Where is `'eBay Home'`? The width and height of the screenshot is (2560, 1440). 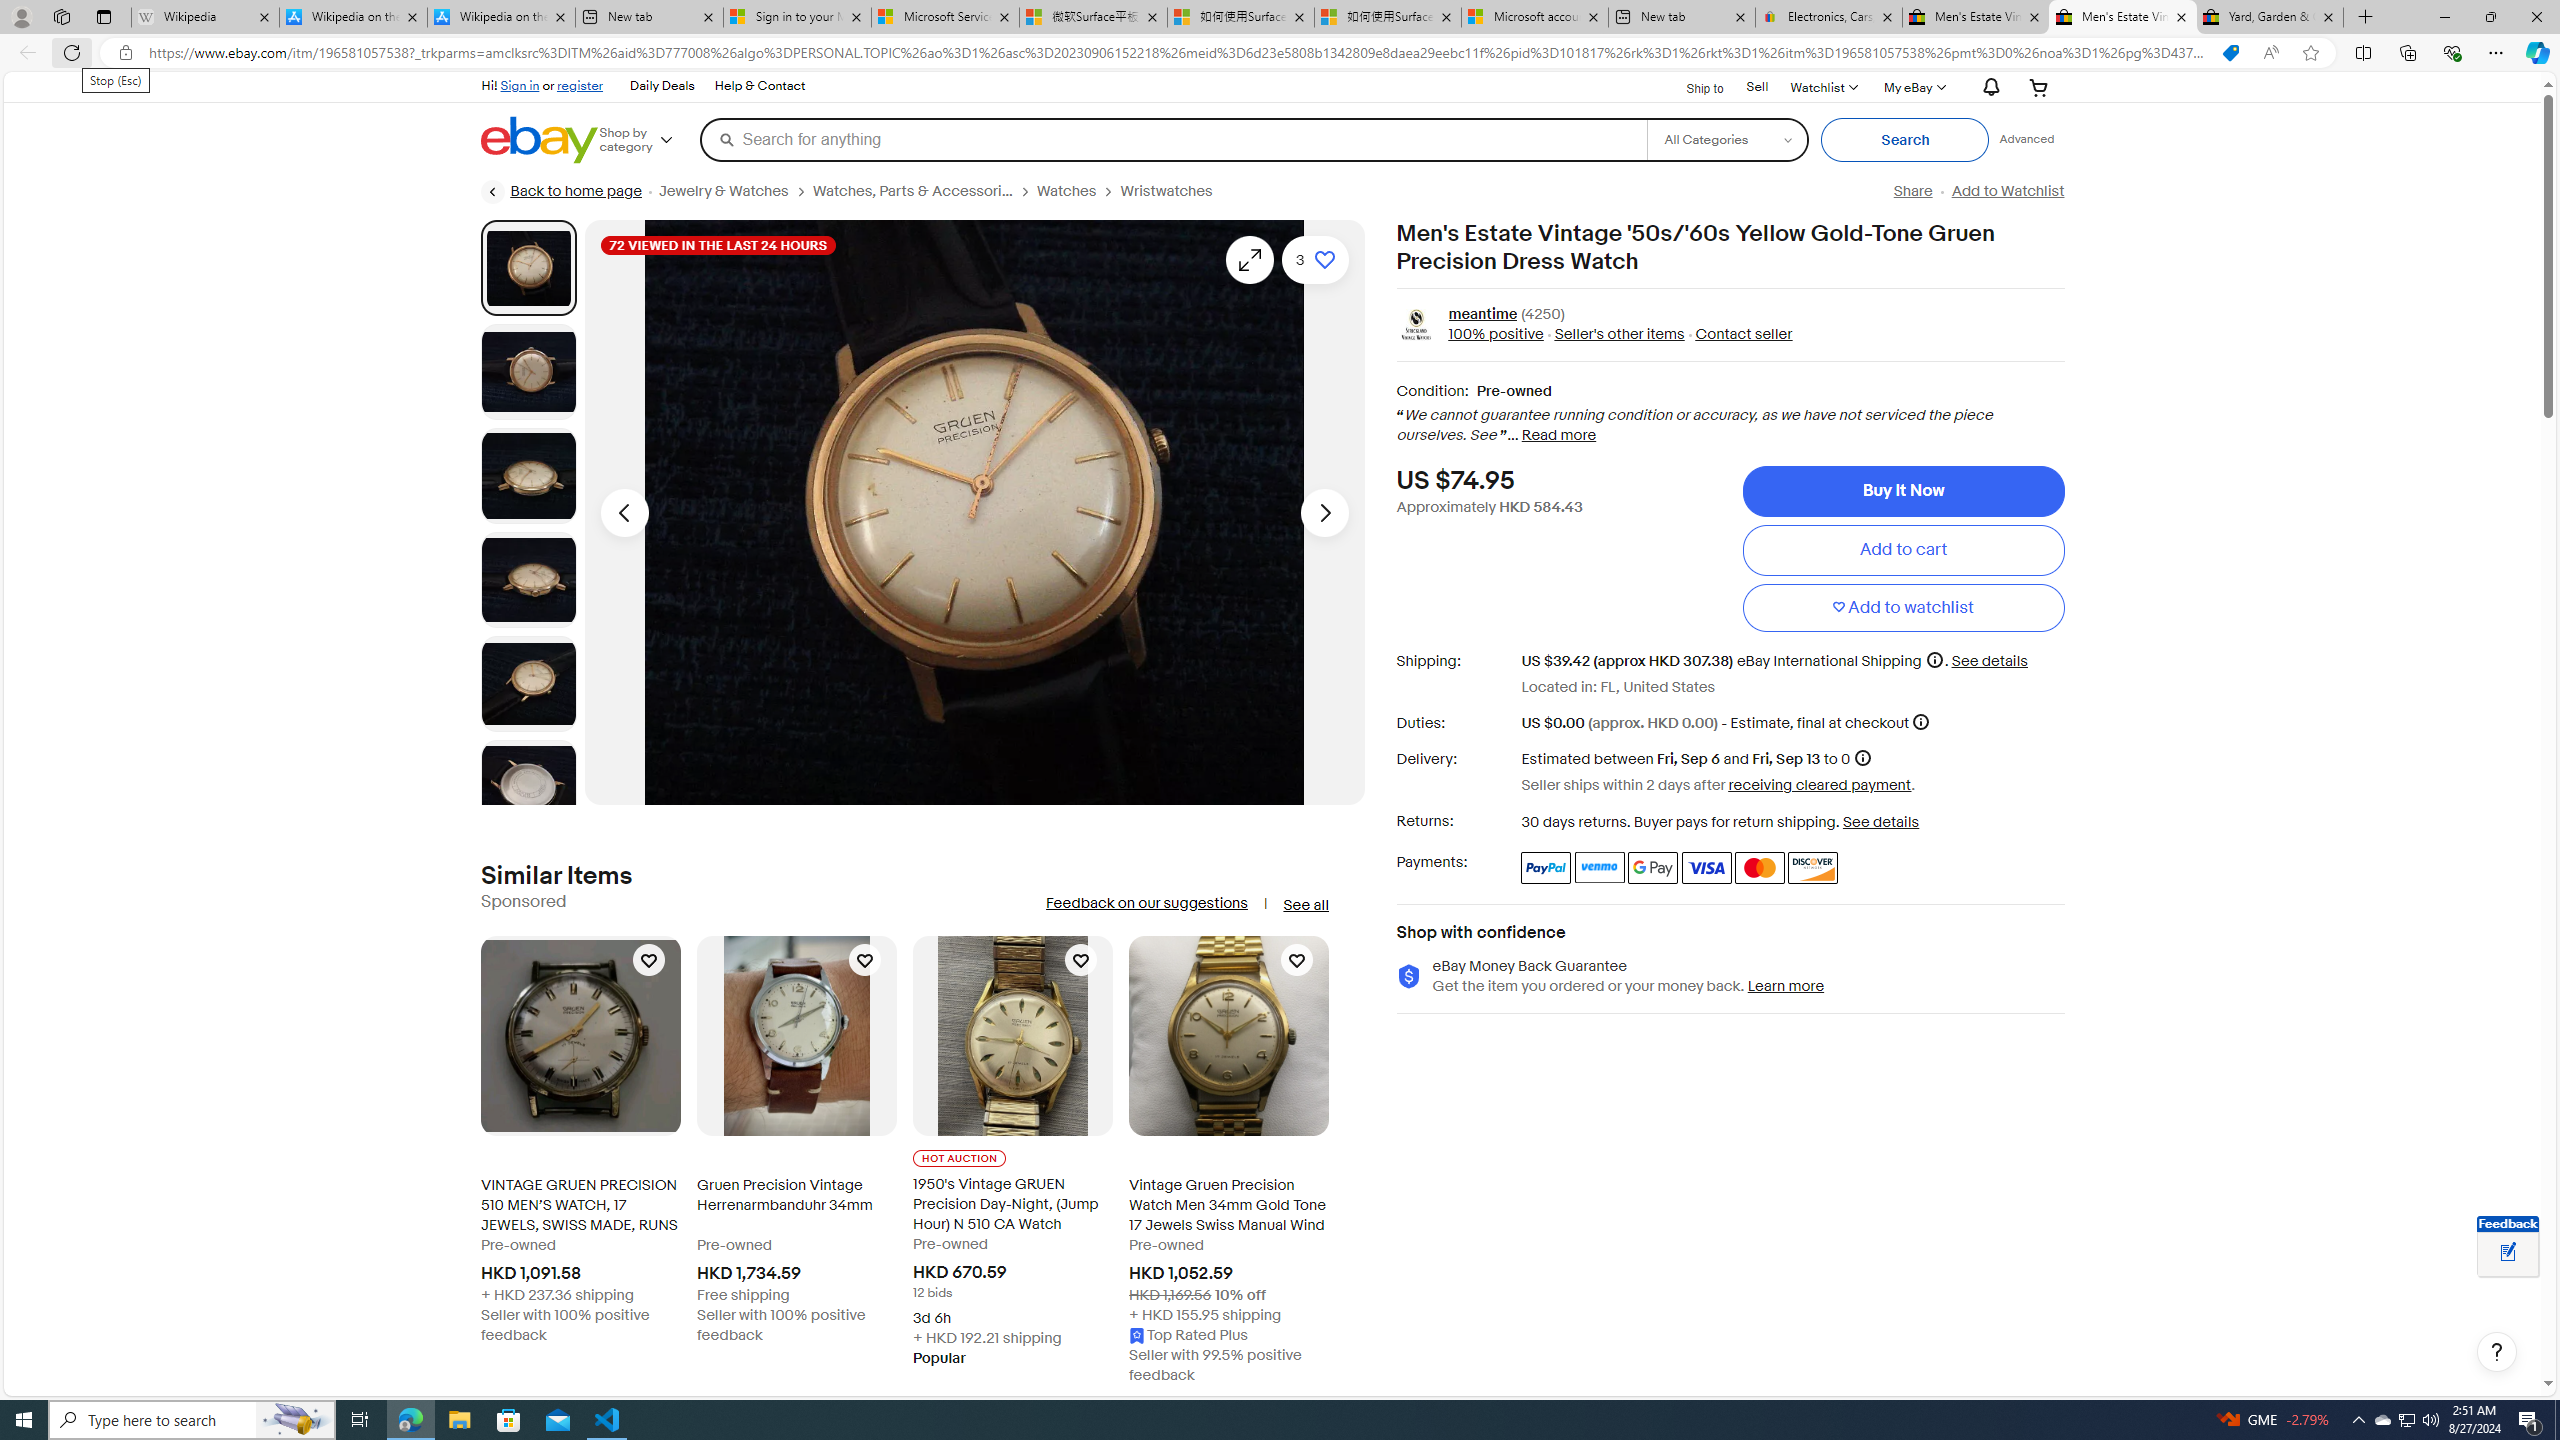 'eBay Home' is located at coordinates (539, 139).